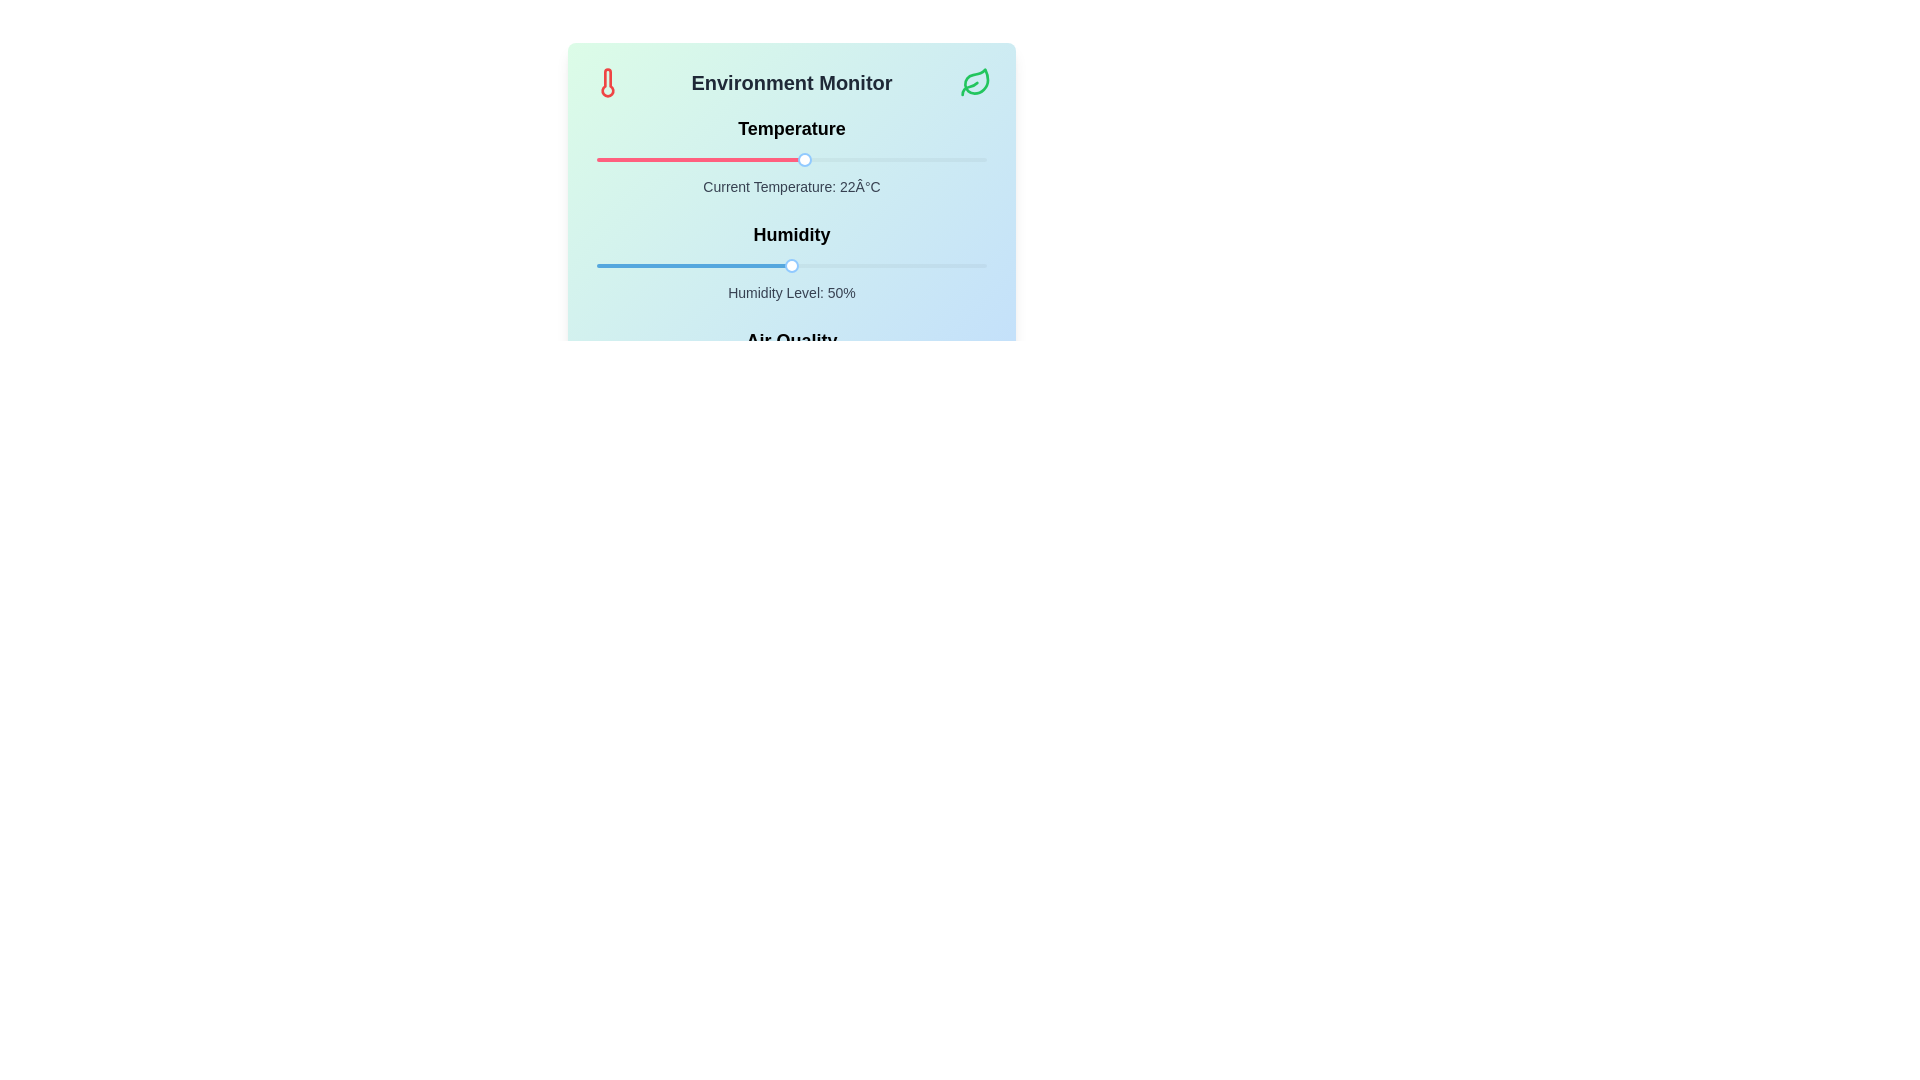 The height and width of the screenshot is (1080, 1920). I want to click on the handle of the horizontal slider located at the 50% mark along the slider track, so click(791, 265).